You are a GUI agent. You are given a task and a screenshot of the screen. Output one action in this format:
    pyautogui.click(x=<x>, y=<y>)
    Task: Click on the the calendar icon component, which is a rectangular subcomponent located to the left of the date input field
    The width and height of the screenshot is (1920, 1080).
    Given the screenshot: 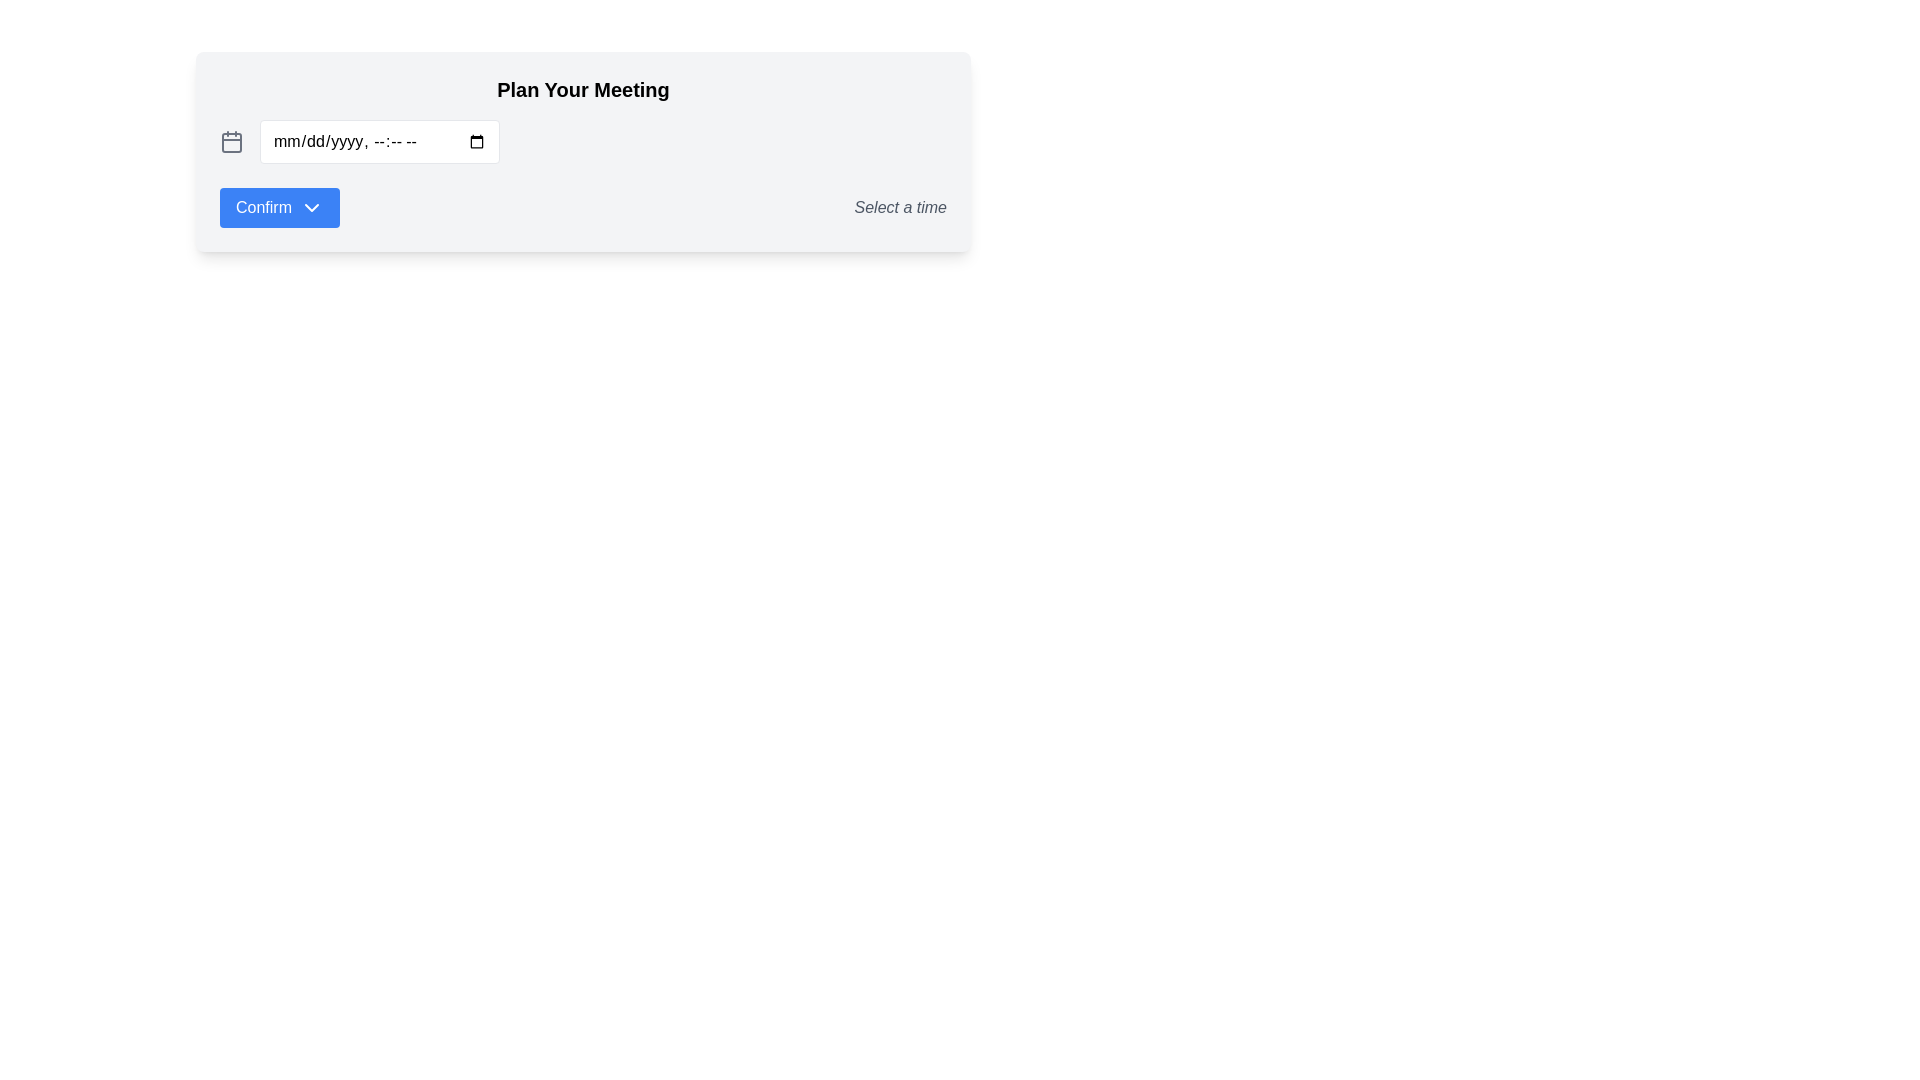 What is the action you would take?
    pyautogui.click(x=231, y=141)
    